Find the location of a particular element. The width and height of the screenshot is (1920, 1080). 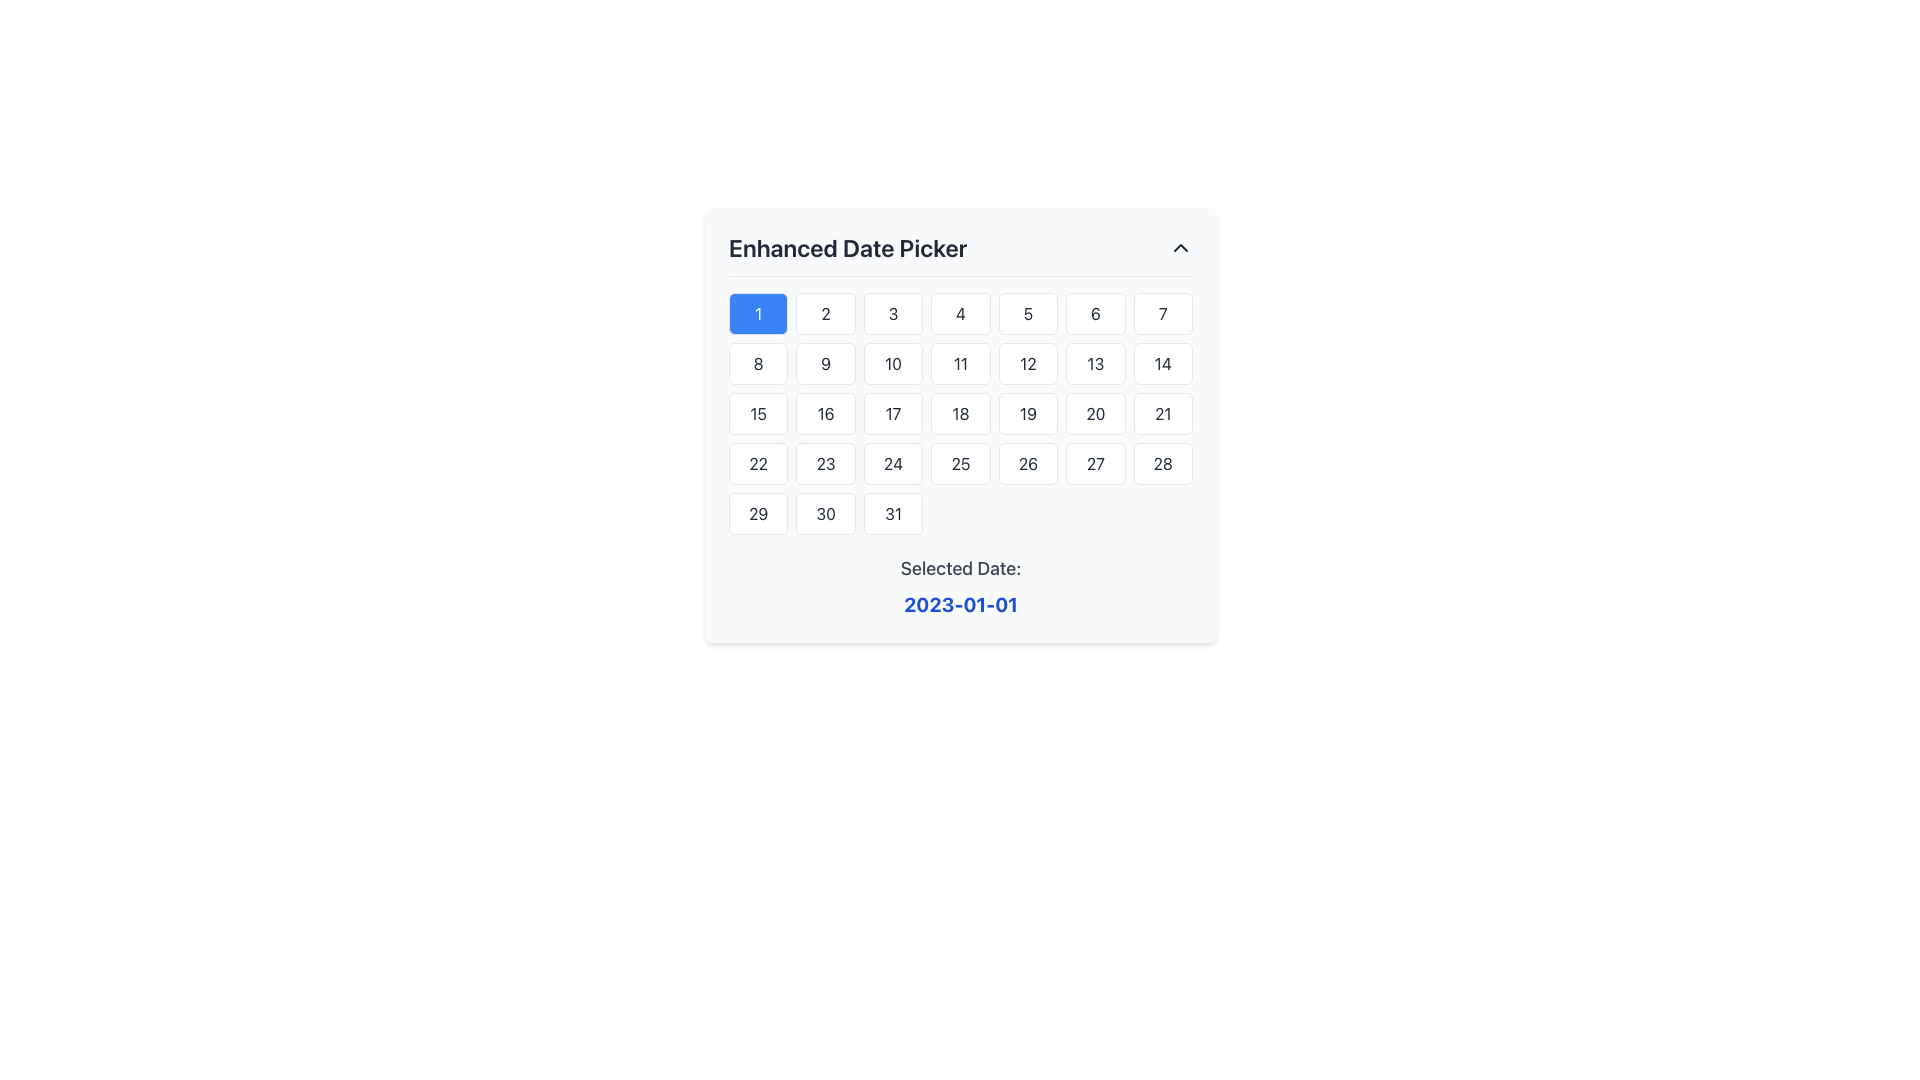

the button displaying the number '20' in the third row and sixth column of the date-picker grid is located at coordinates (1094, 412).